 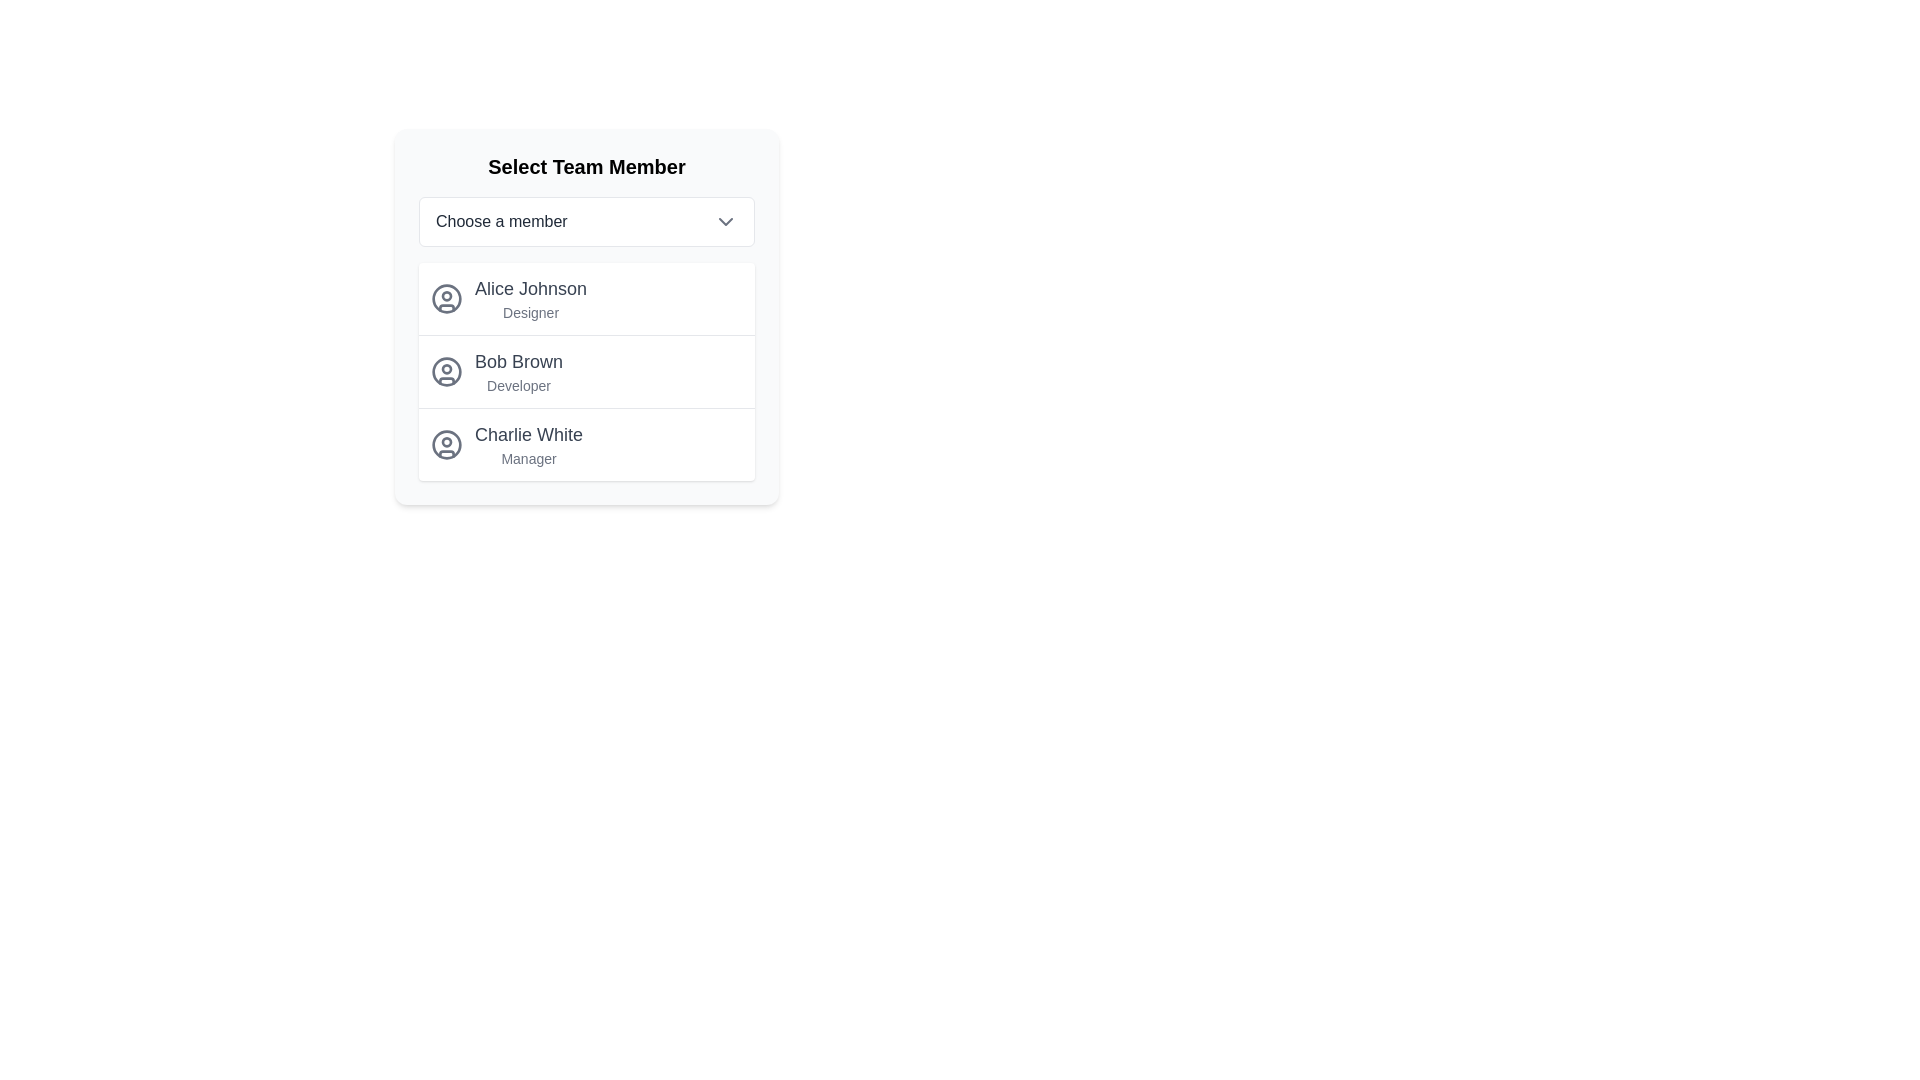 What do you see at coordinates (445, 299) in the screenshot?
I see `the user profile icon, which is a circular outline containing a smaller circle at the upper center, located to the left of the text 'Alice Johnson Designer' in the 'Select Team Member' interface` at bounding box center [445, 299].